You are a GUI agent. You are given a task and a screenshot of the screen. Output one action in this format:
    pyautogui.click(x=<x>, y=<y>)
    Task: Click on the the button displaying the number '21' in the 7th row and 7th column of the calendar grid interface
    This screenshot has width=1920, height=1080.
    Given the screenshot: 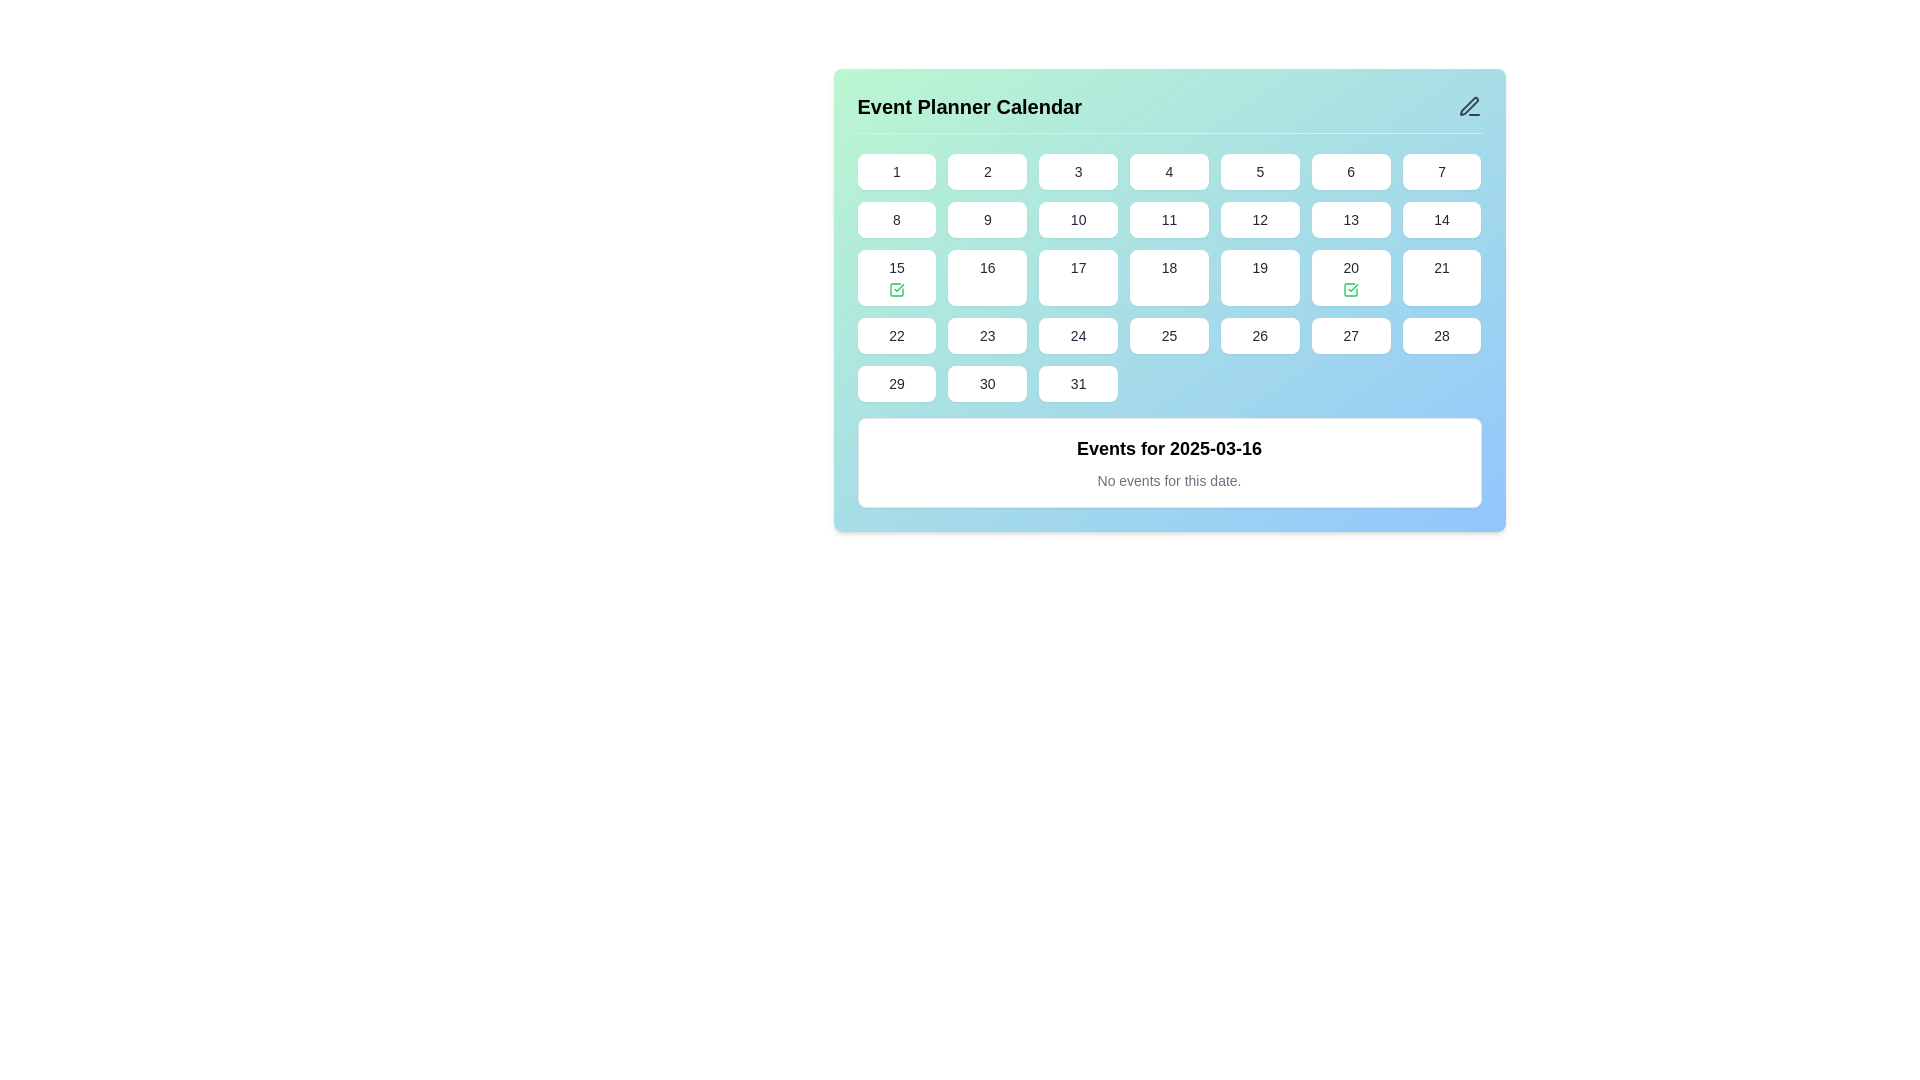 What is the action you would take?
    pyautogui.click(x=1442, y=277)
    